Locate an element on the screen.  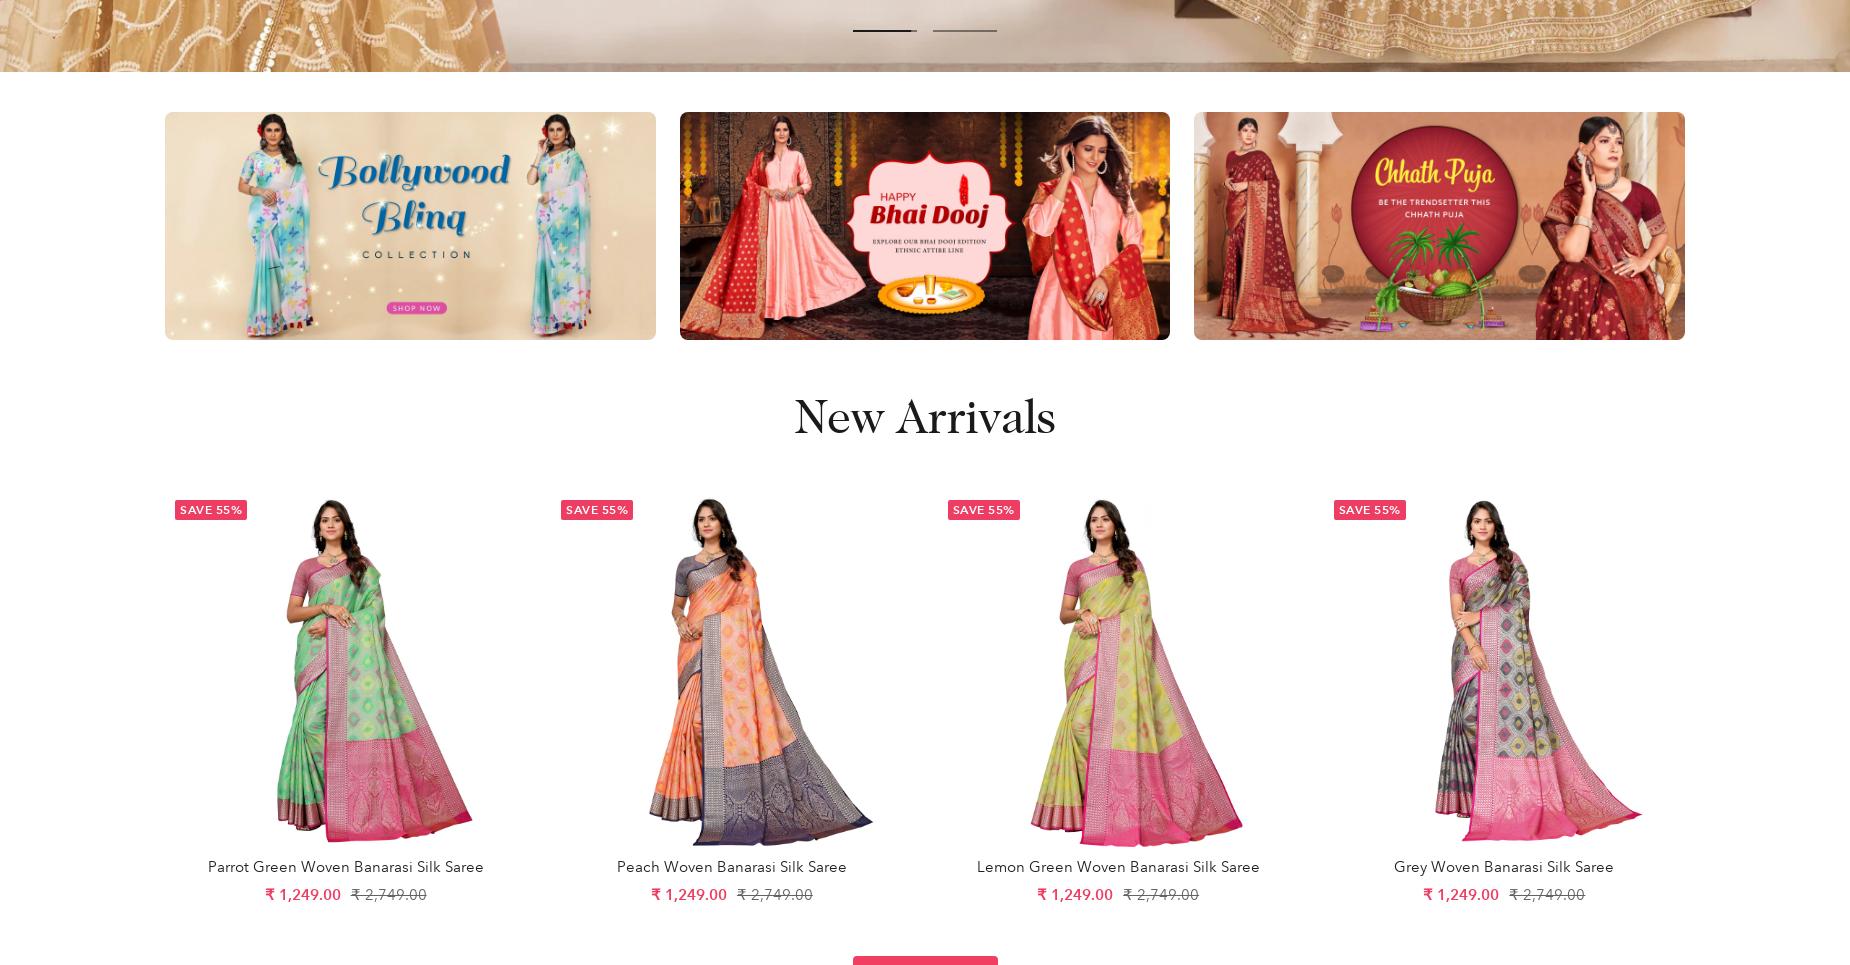
'Switzerland (INR ₹)' is located at coordinates (1455, 195).